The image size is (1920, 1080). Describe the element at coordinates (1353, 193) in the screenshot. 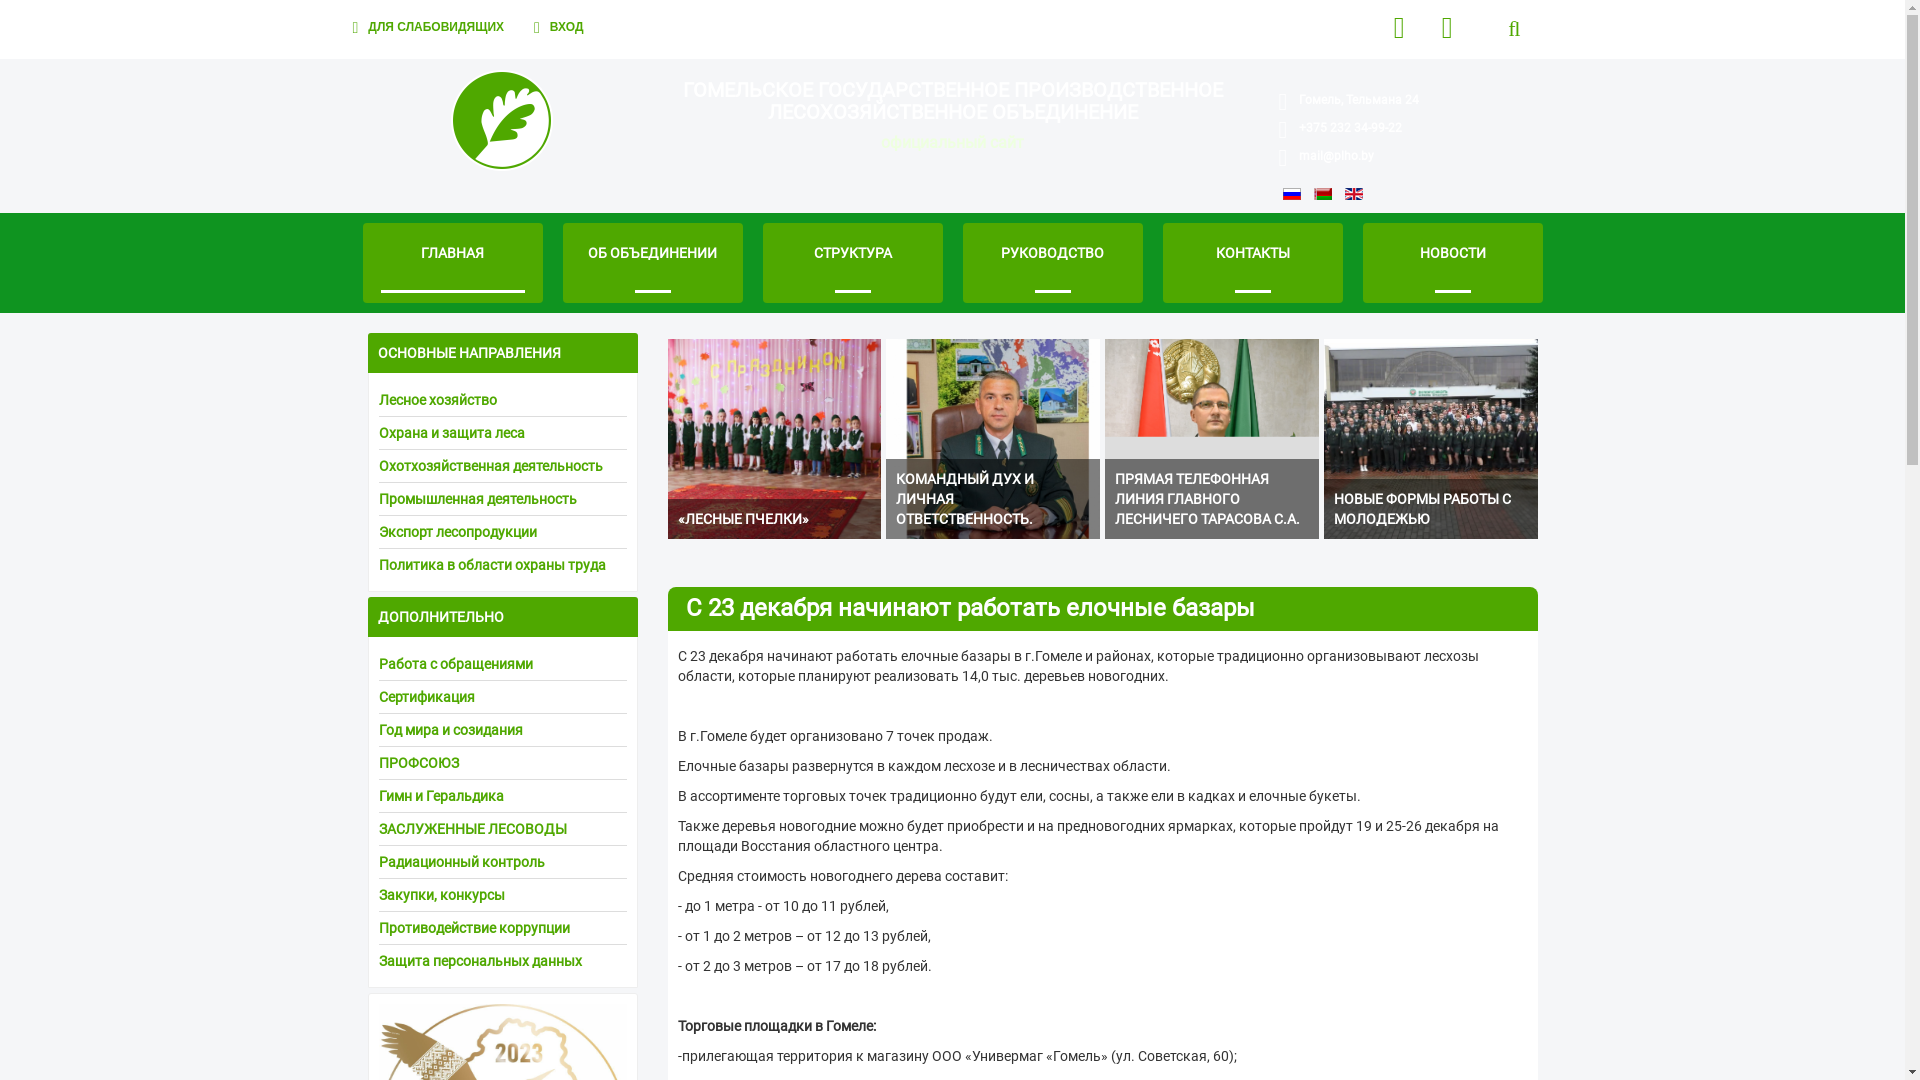

I see `'English (United Kingdom)'` at that location.